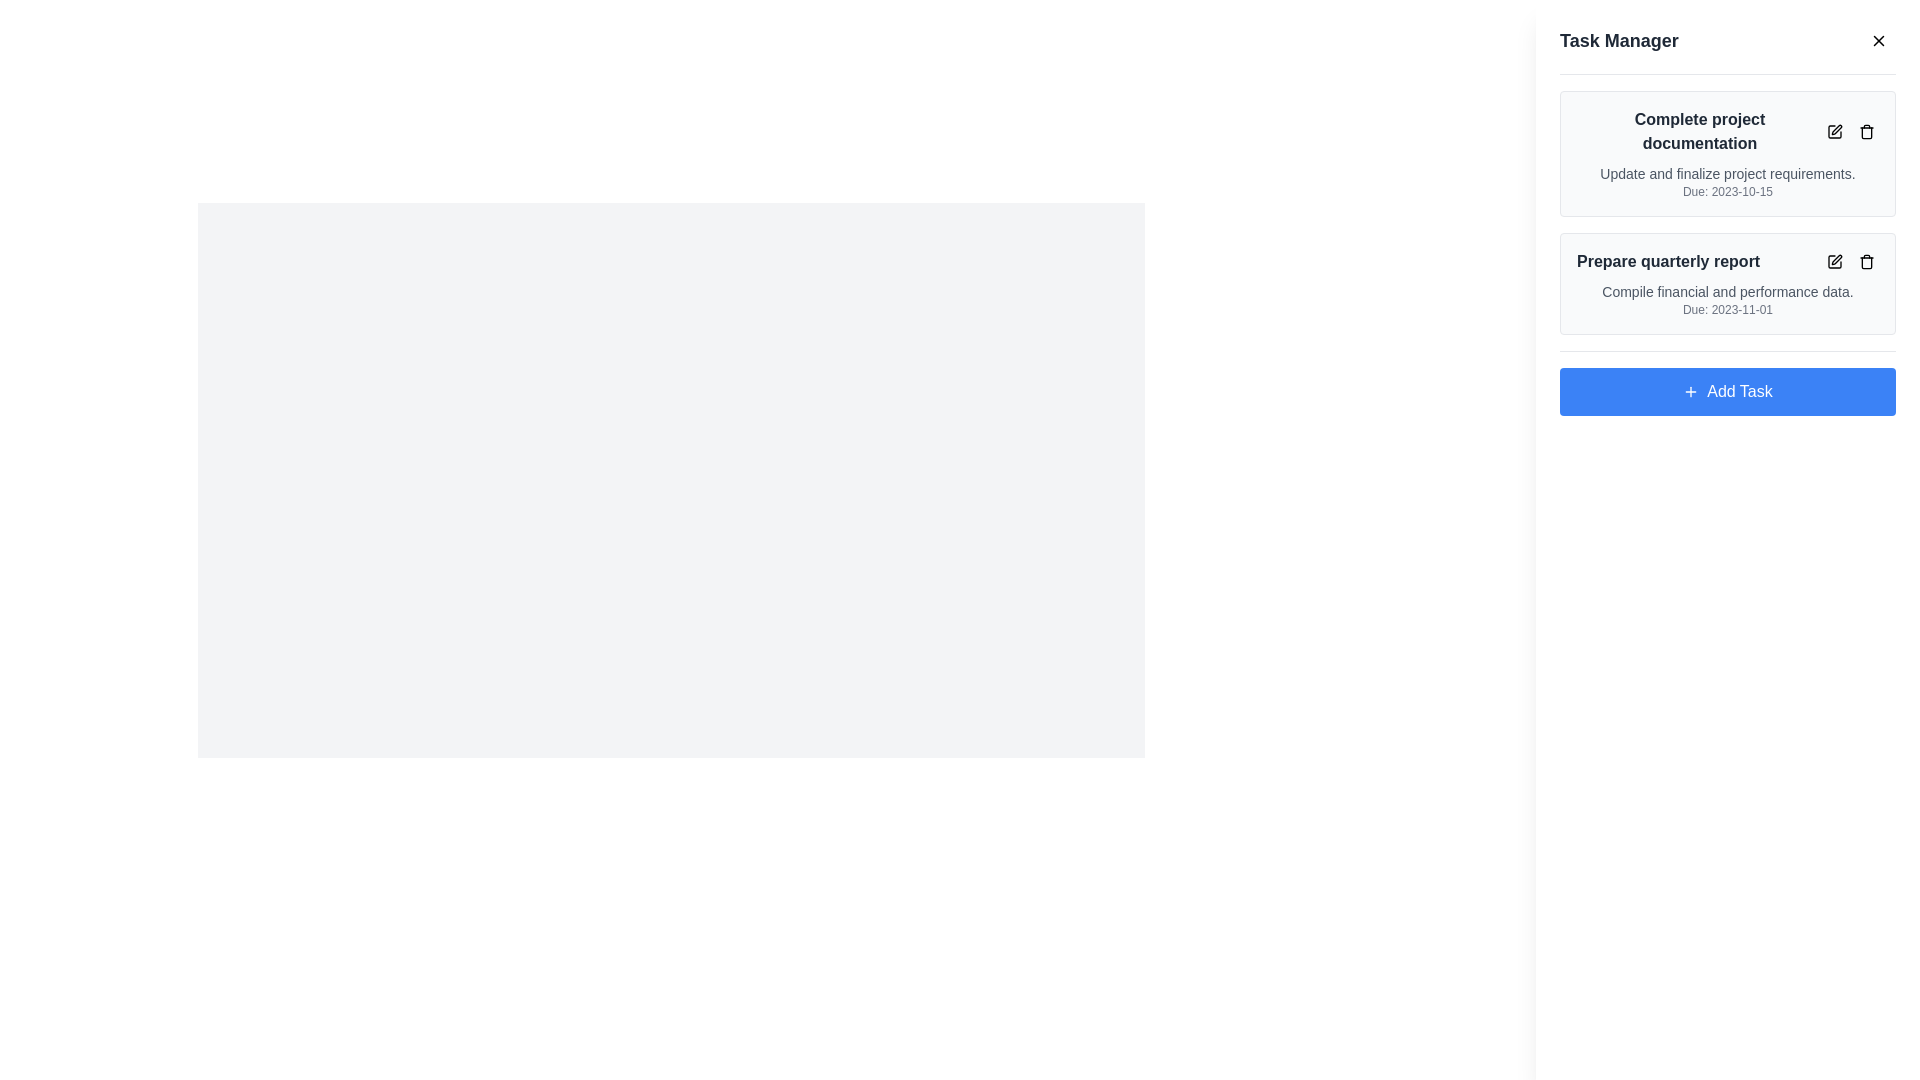  Describe the element at coordinates (1727, 212) in the screenshot. I see `the first List item in the task management interface` at that location.